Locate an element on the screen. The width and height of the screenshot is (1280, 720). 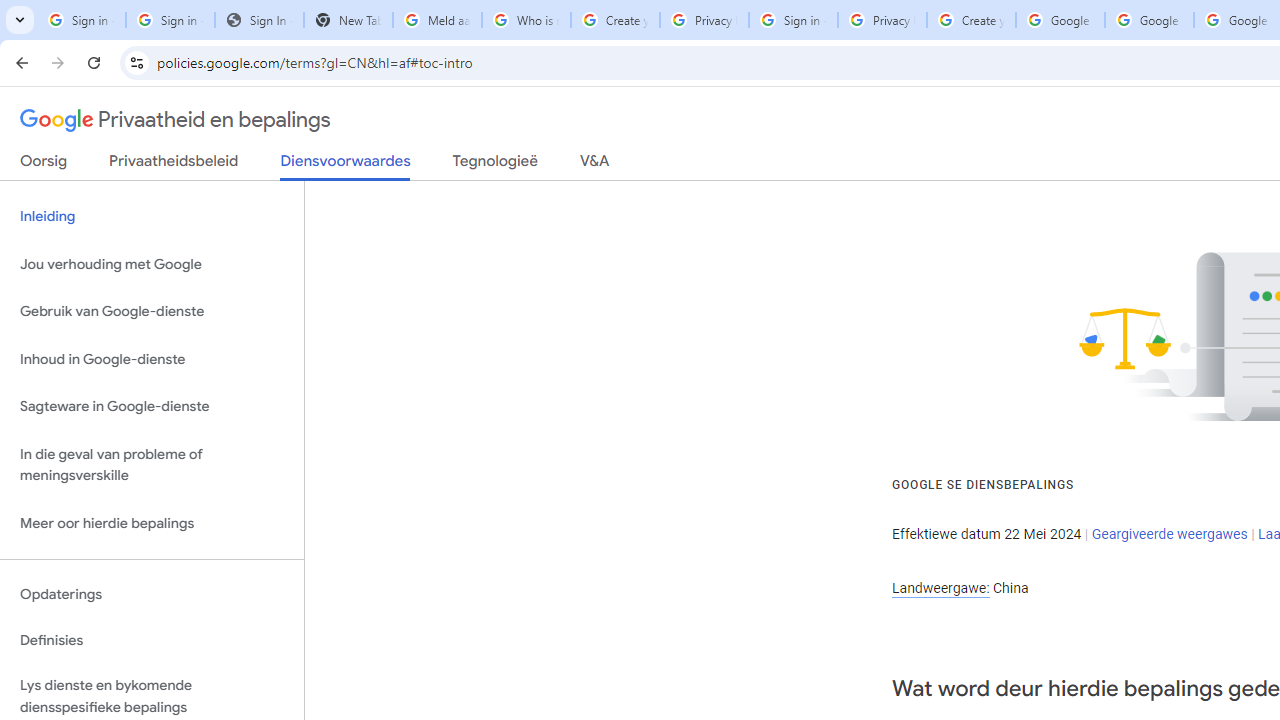
'Who is my administrator? - Google Account Help' is located at coordinates (526, 20).